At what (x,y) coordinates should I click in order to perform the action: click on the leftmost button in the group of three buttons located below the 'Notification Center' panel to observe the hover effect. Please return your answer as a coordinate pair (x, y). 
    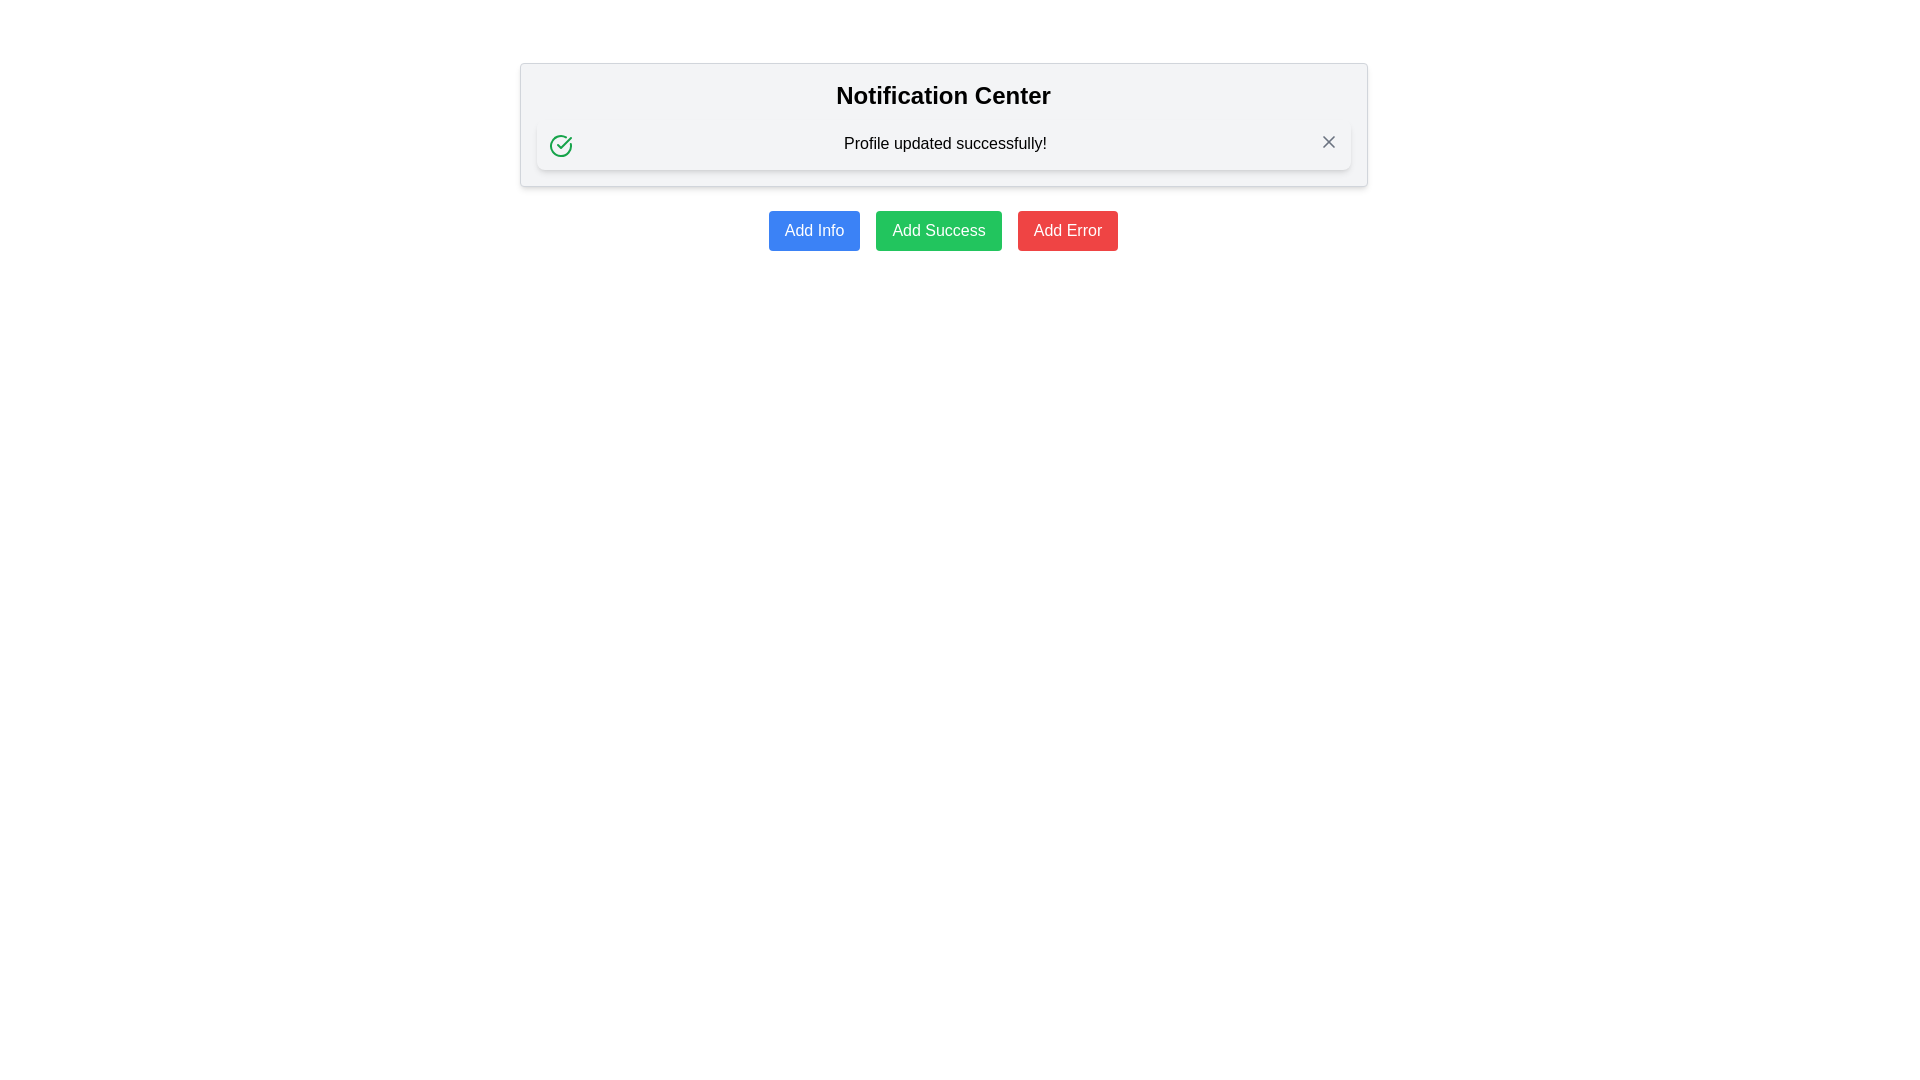
    Looking at the image, I should click on (814, 230).